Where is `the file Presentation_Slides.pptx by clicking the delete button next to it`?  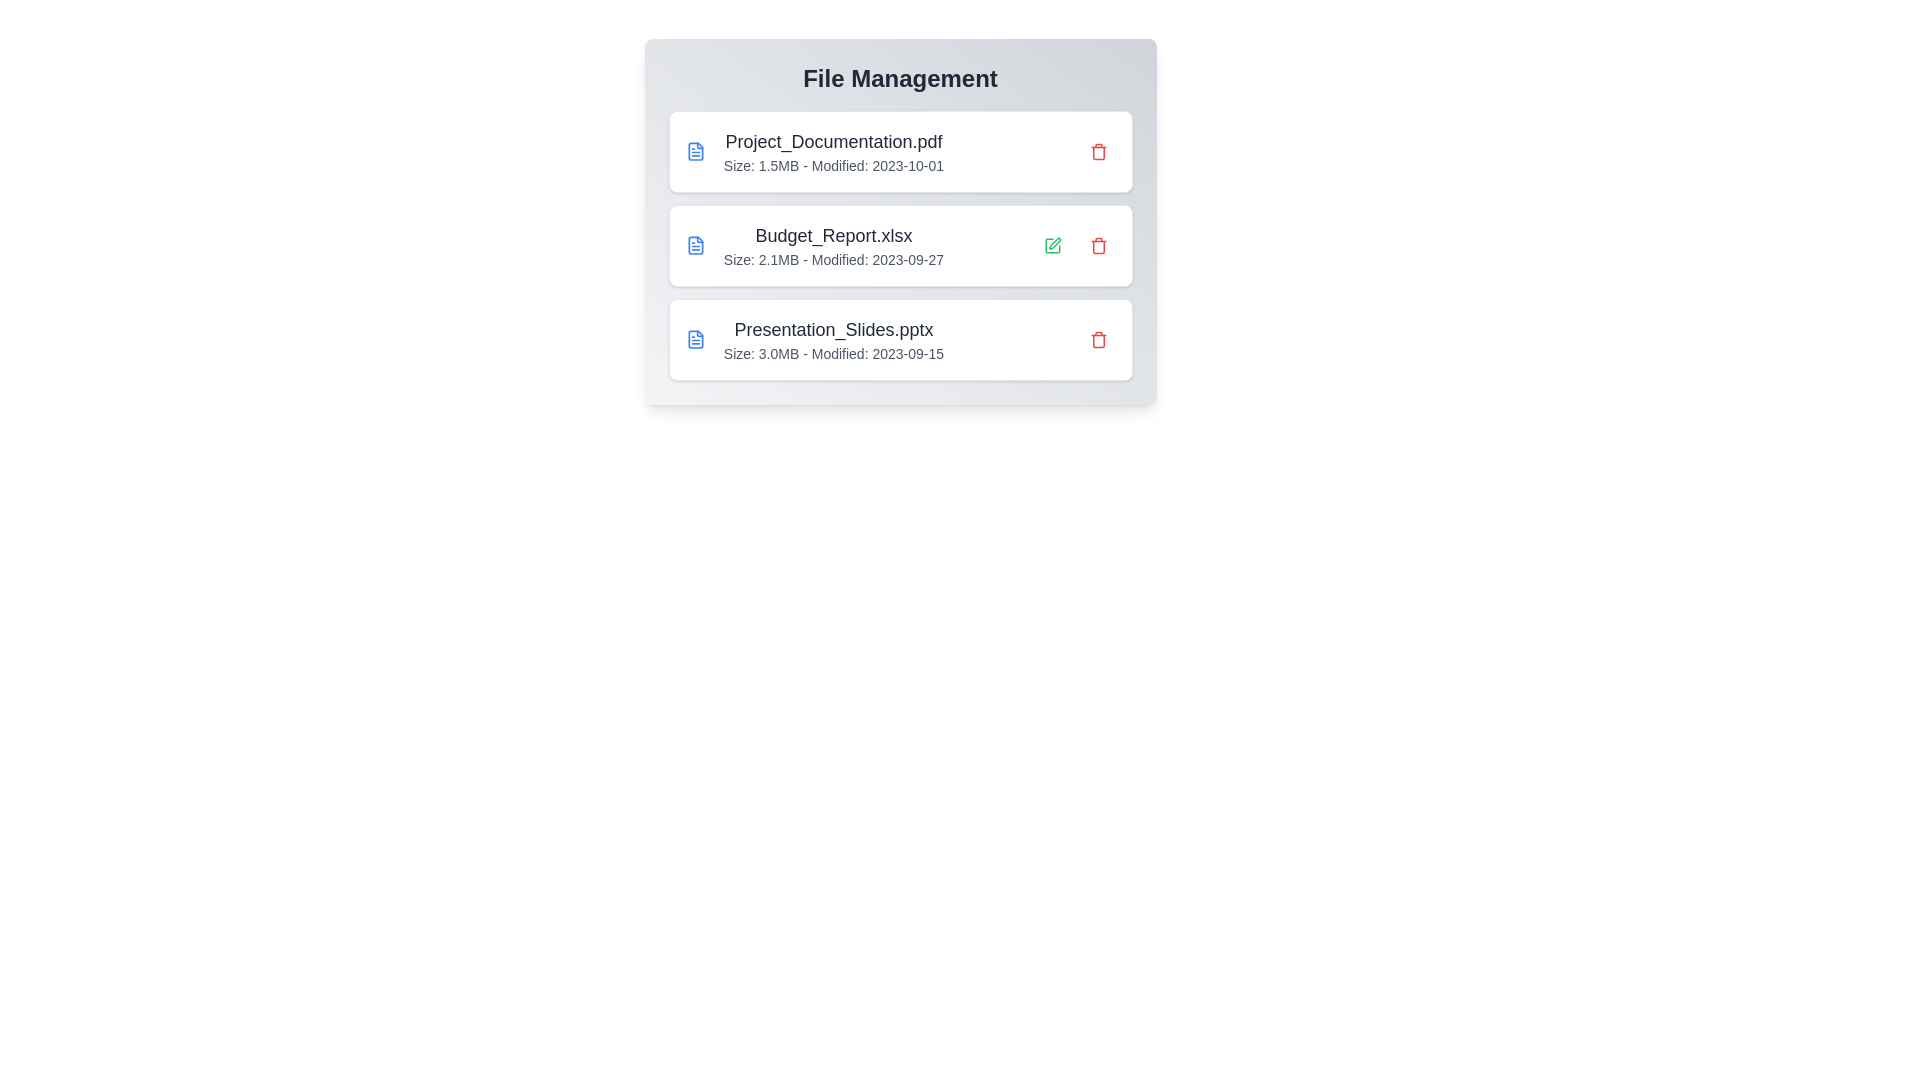 the file Presentation_Slides.pptx by clicking the delete button next to it is located at coordinates (1097, 338).